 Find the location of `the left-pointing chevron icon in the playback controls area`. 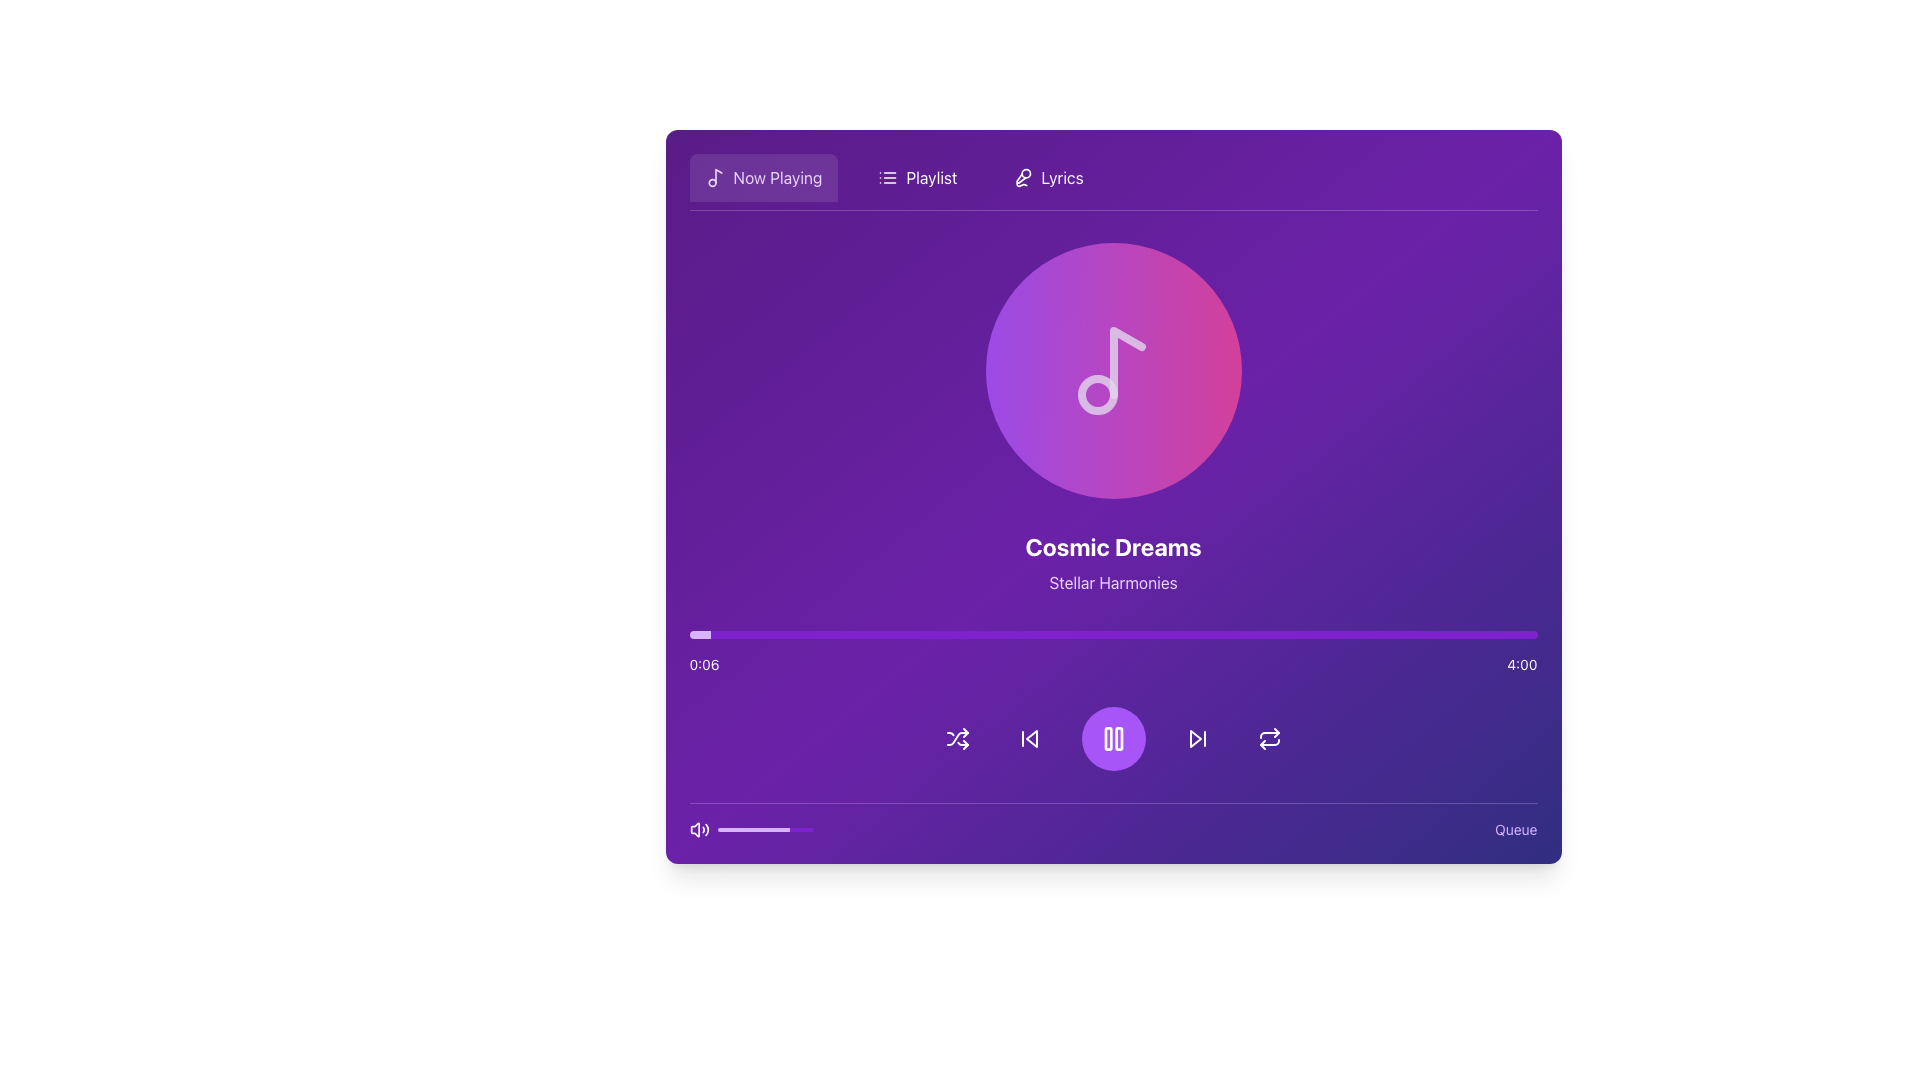

the left-pointing chevron icon in the playback controls area is located at coordinates (1031, 739).